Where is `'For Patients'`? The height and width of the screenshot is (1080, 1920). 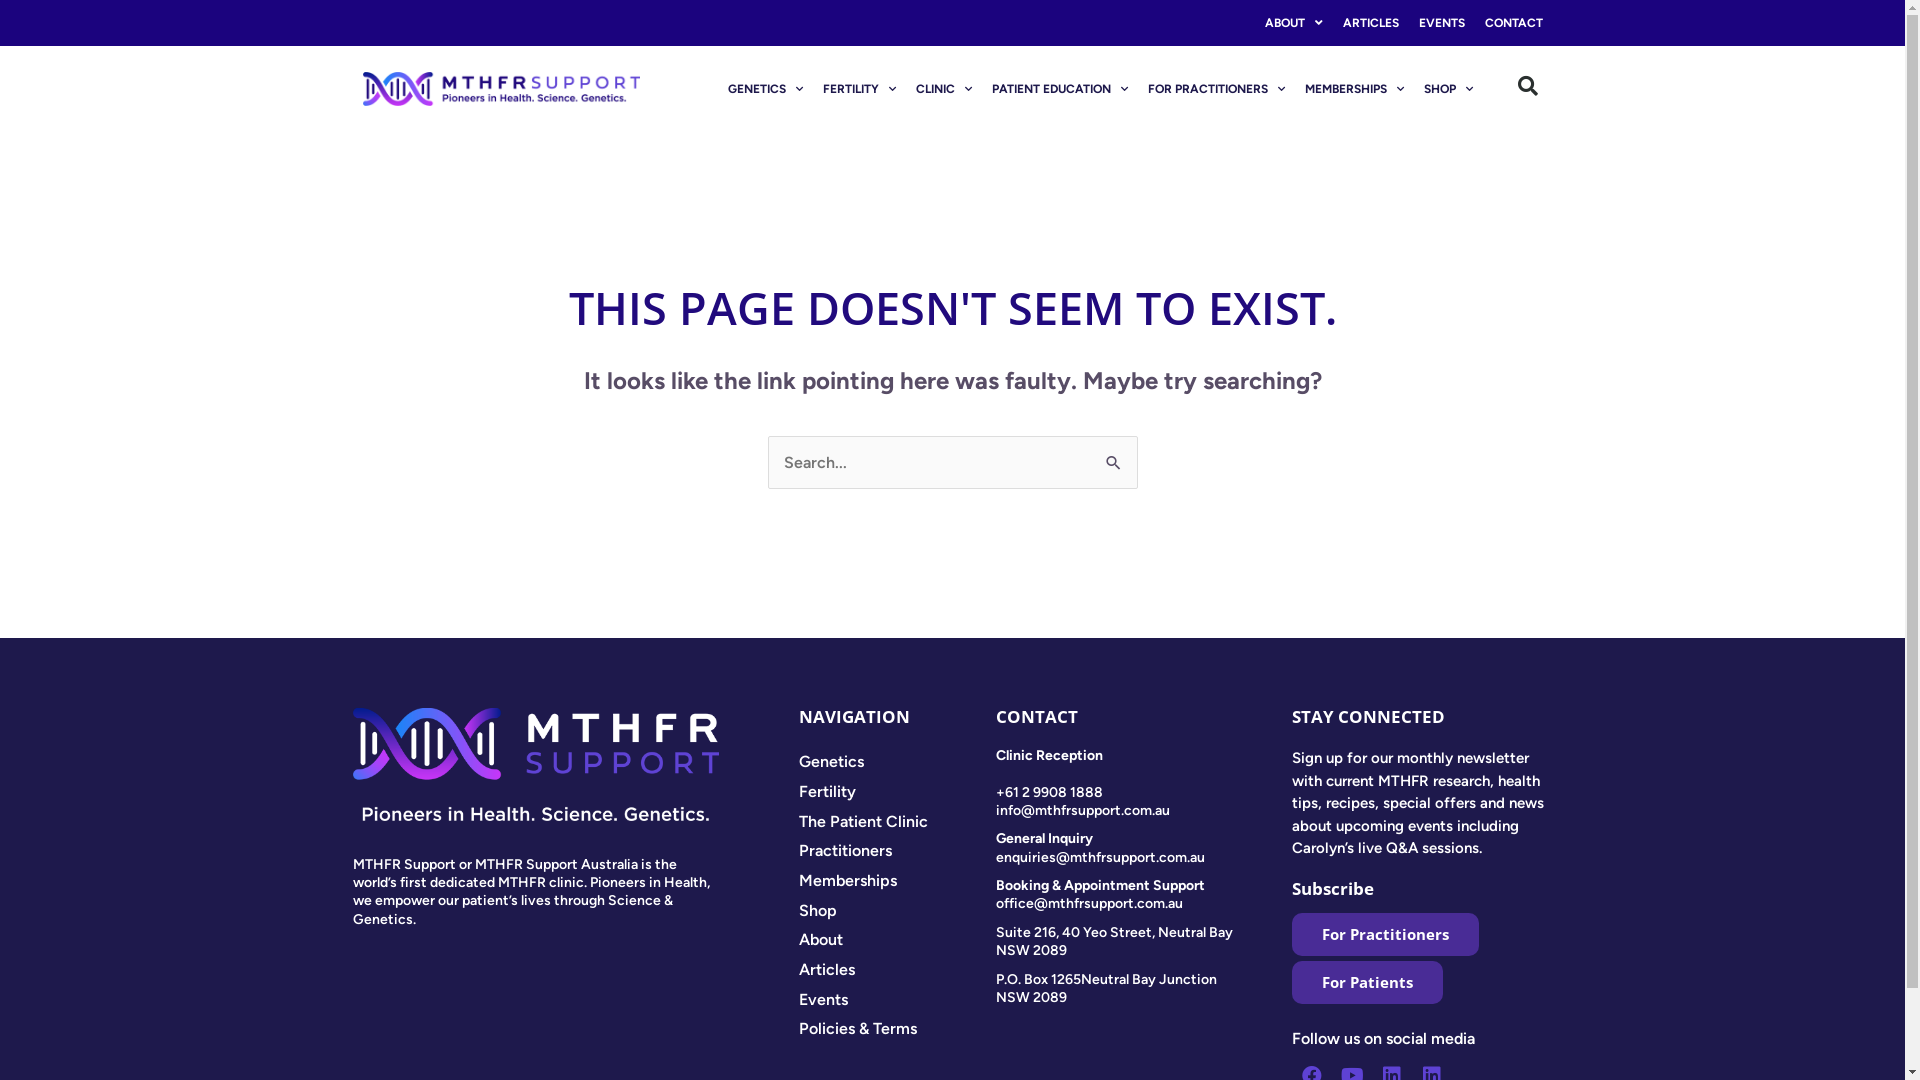
'For Patients' is located at coordinates (1366, 981).